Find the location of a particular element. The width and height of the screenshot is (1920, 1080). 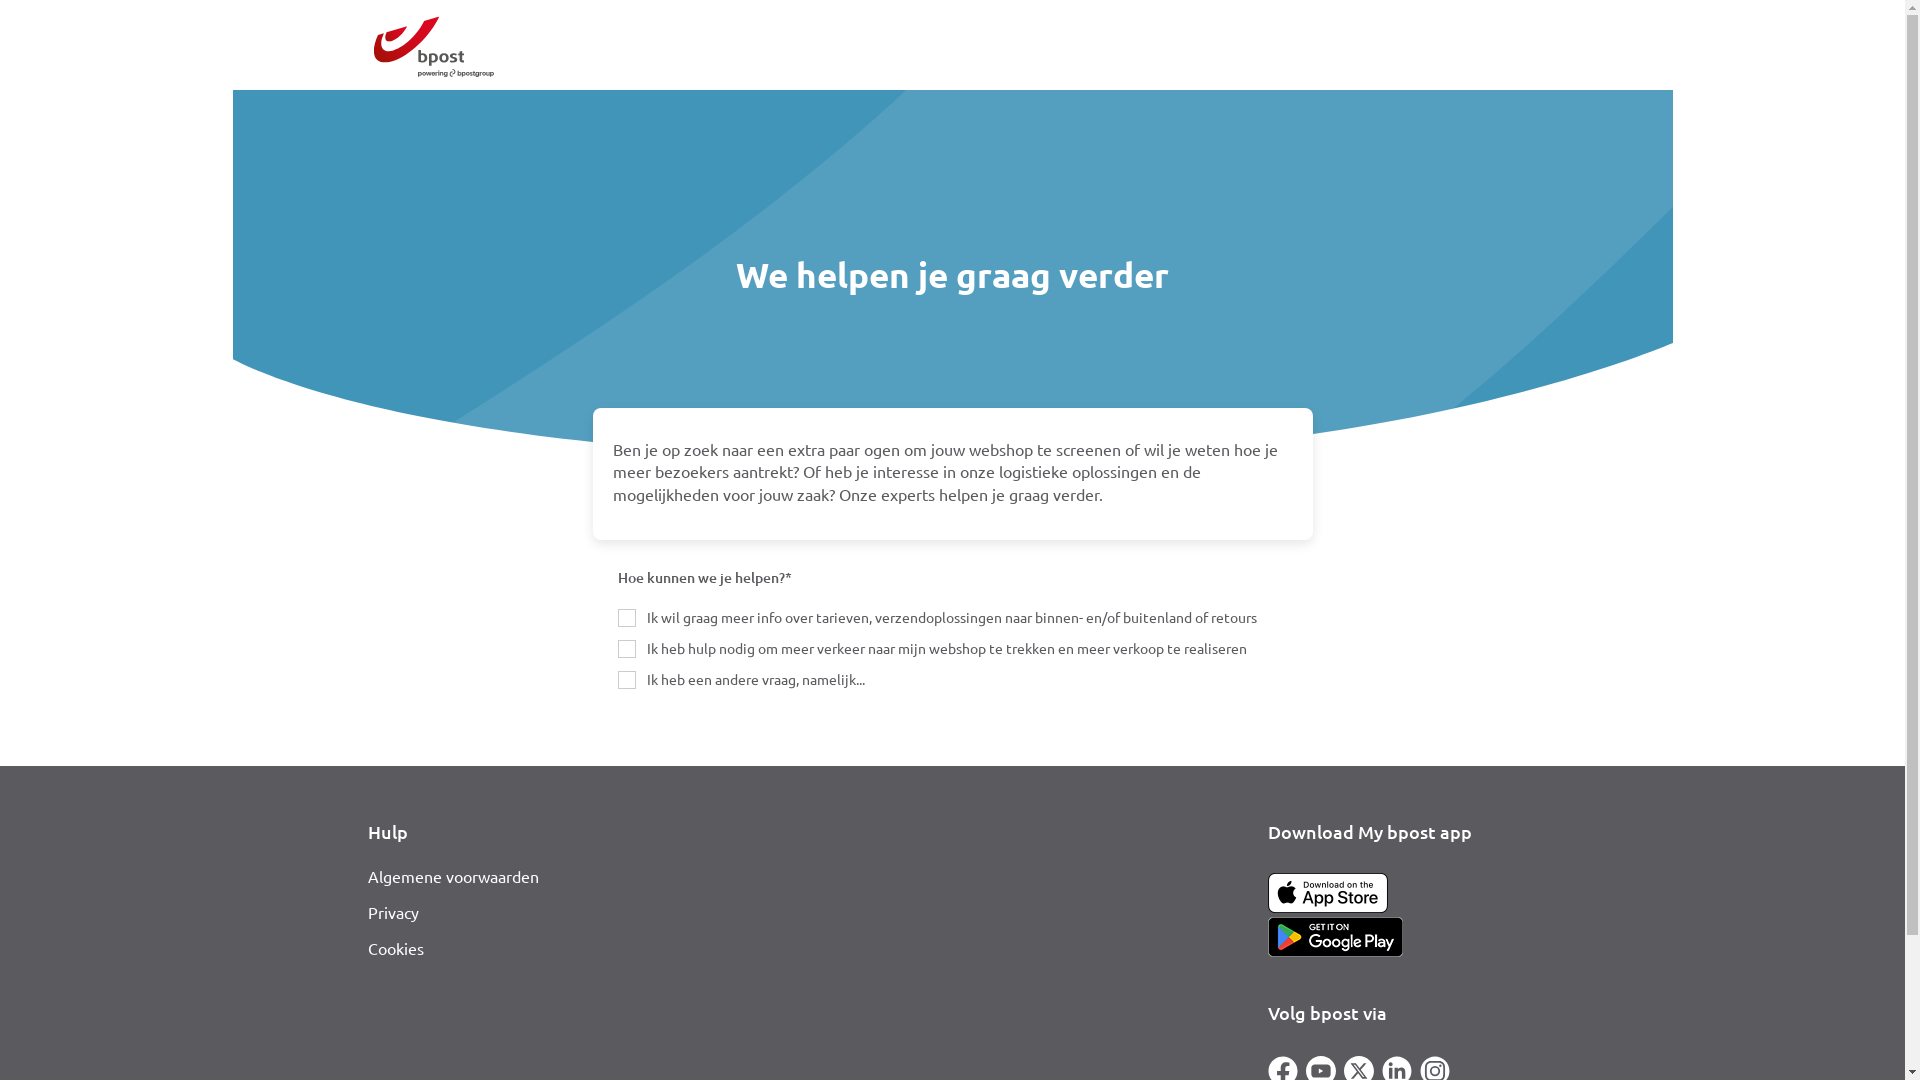

'Cookies' is located at coordinates (395, 947).